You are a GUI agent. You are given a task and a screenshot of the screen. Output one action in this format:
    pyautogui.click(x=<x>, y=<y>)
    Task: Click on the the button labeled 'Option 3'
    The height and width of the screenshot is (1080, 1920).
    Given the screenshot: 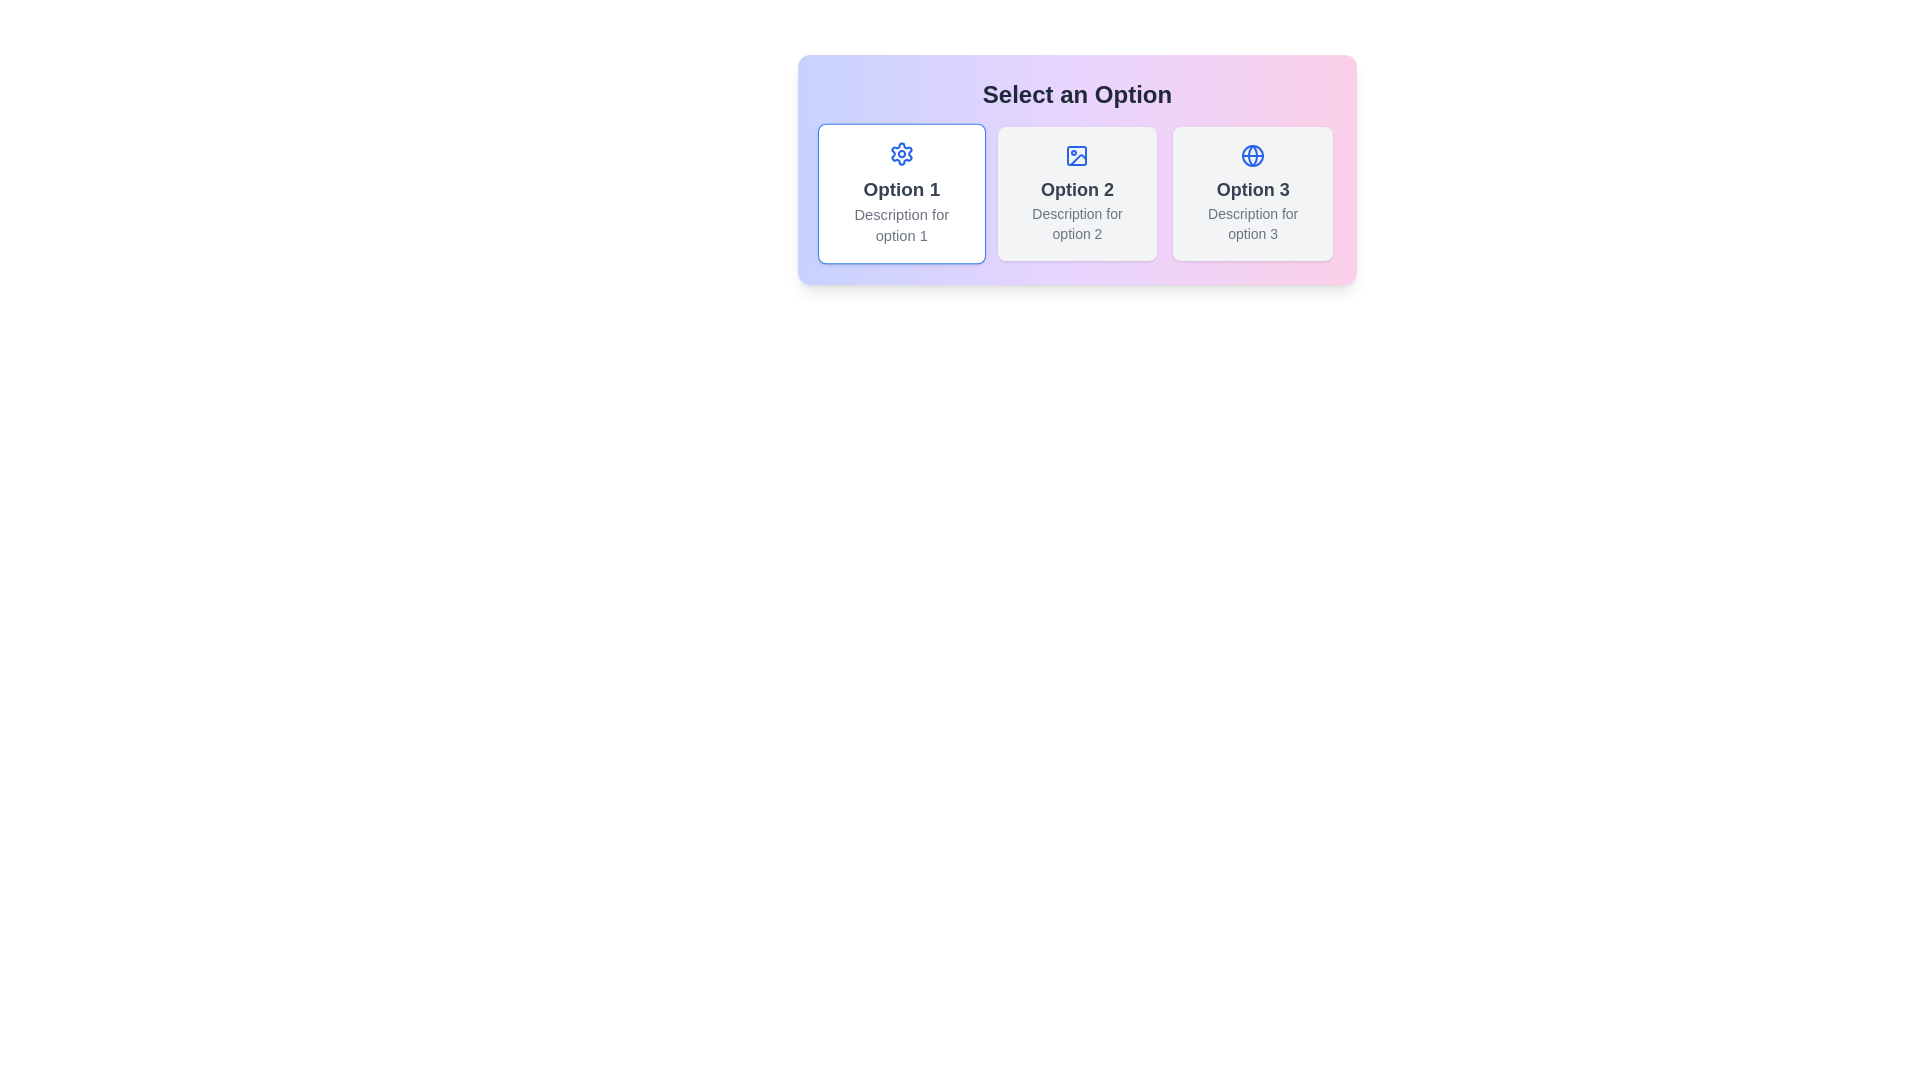 What is the action you would take?
    pyautogui.click(x=1252, y=193)
    